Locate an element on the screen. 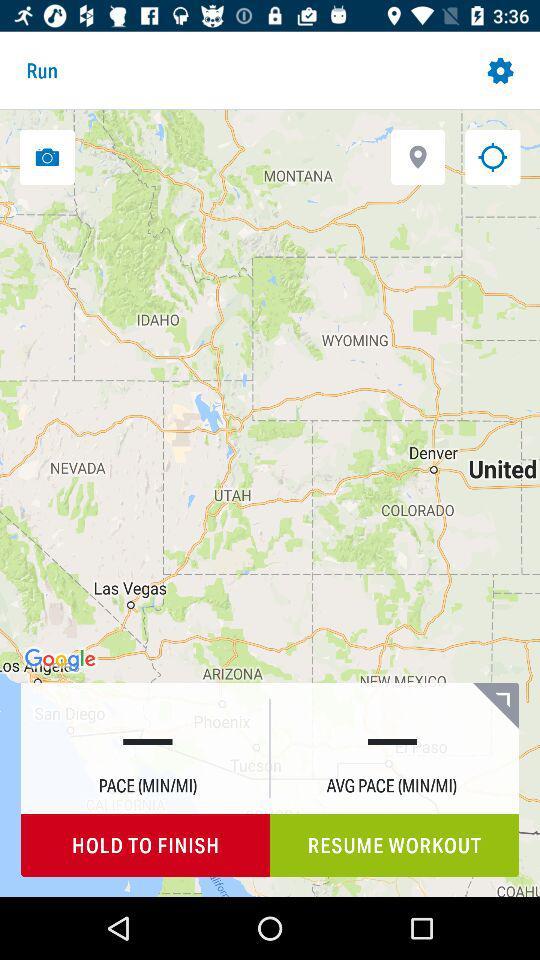  the bookmark icon is located at coordinates (494, 705).